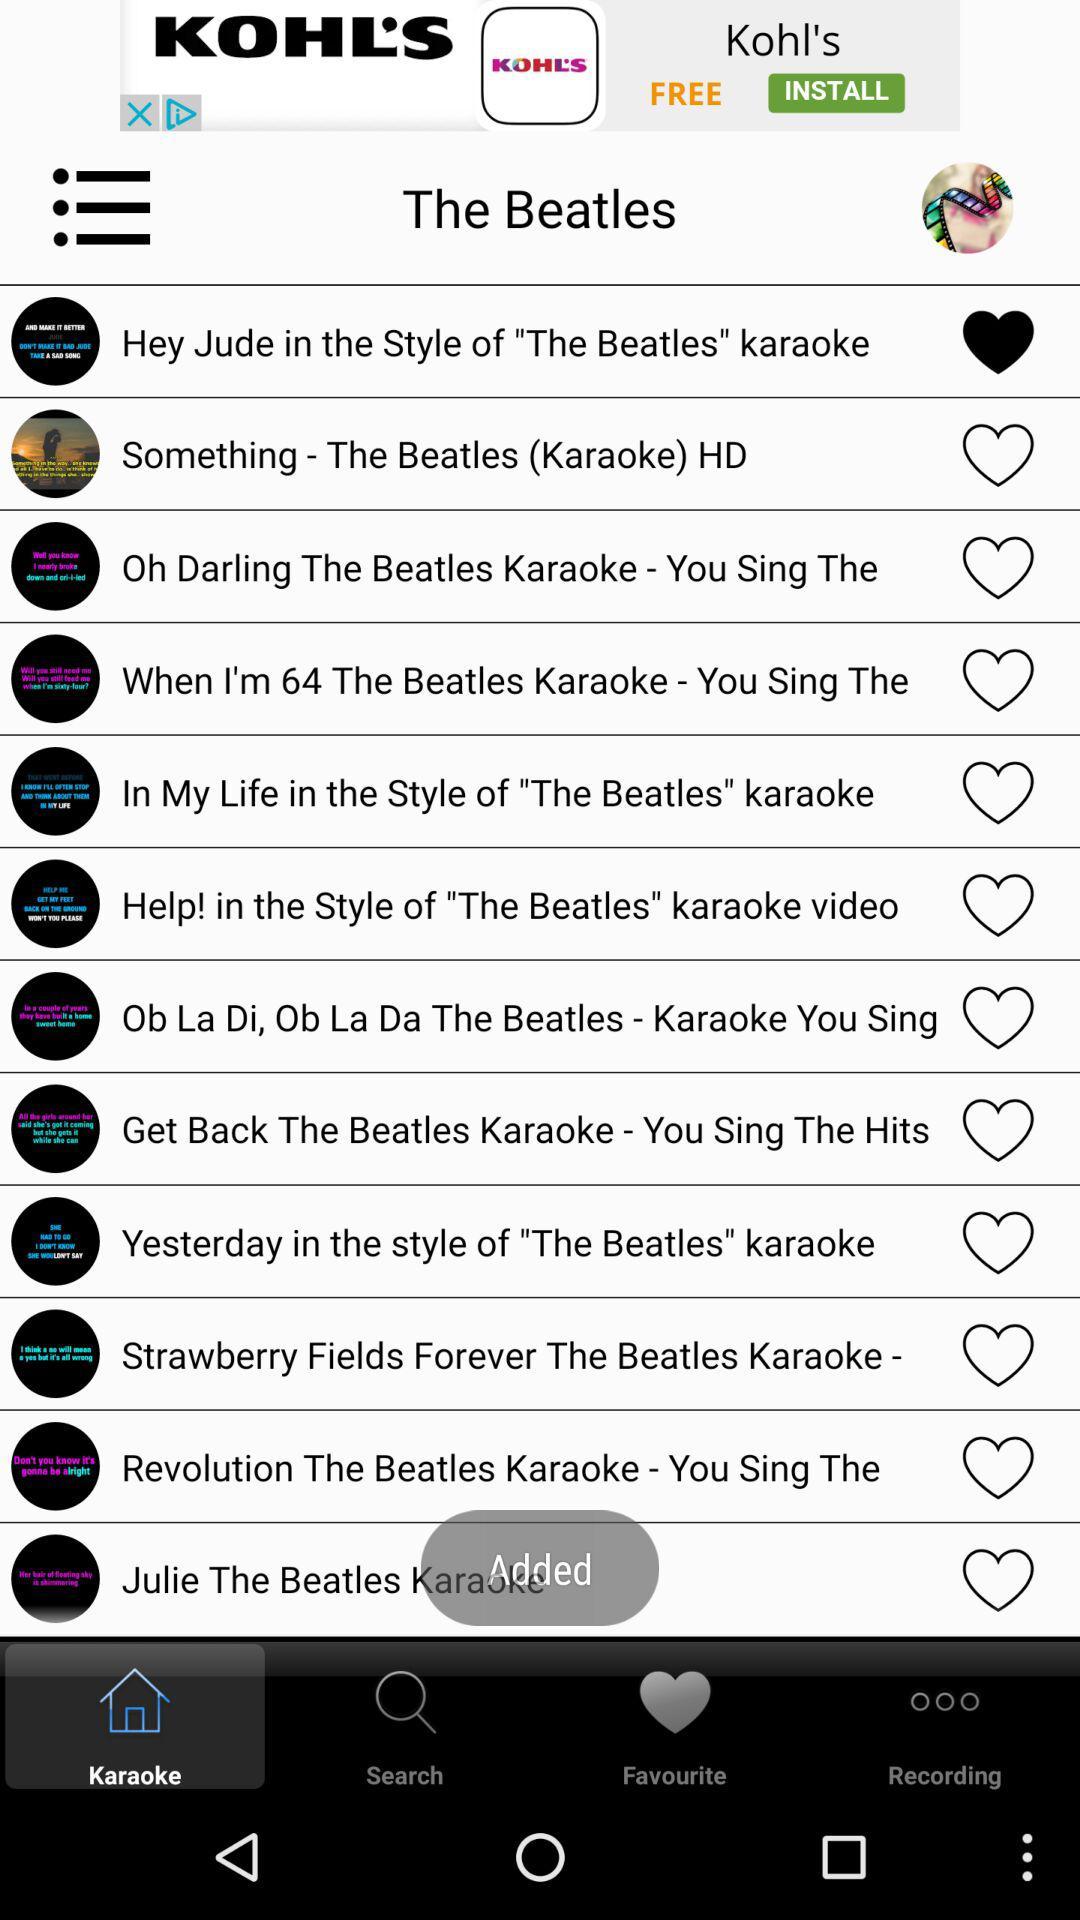 The height and width of the screenshot is (1920, 1080). What do you see at coordinates (998, 1240) in the screenshot?
I see `like the song` at bounding box center [998, 1240].